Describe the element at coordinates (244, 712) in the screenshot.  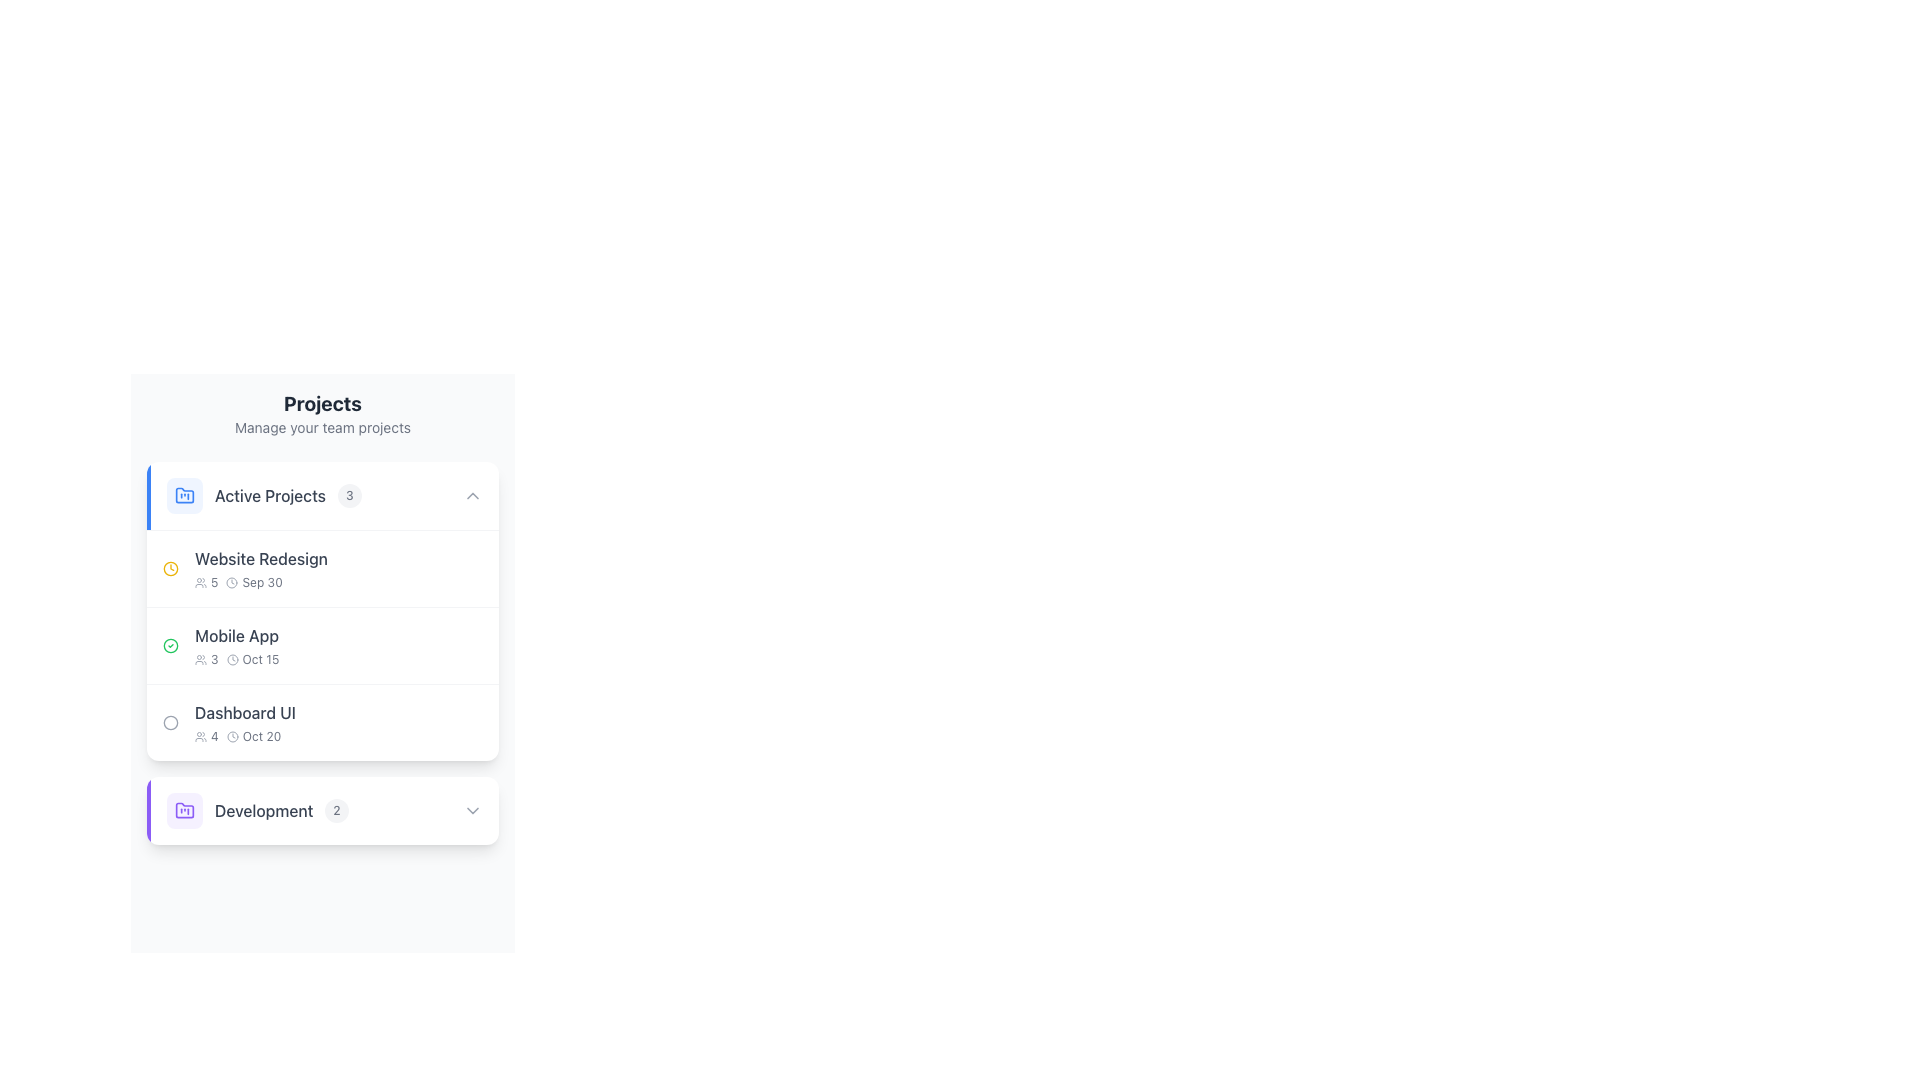
I see `text content of the text label displaying 'Dashboard UI', which is located within the 'Projects' list group under 'Active Projects' section, specifically on the third item below 'Mobile App'` at that location.